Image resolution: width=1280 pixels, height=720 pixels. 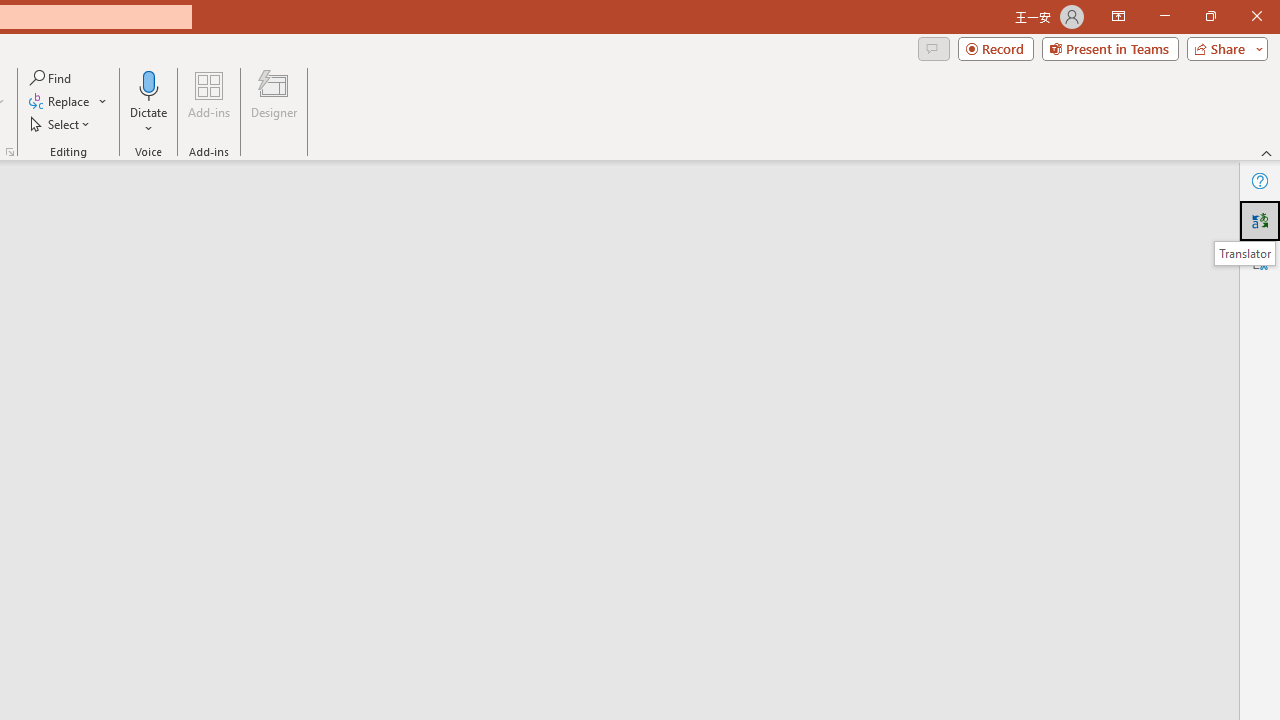 I want to click on 'Ribbon Display Options', so click(x=1117, y=16).